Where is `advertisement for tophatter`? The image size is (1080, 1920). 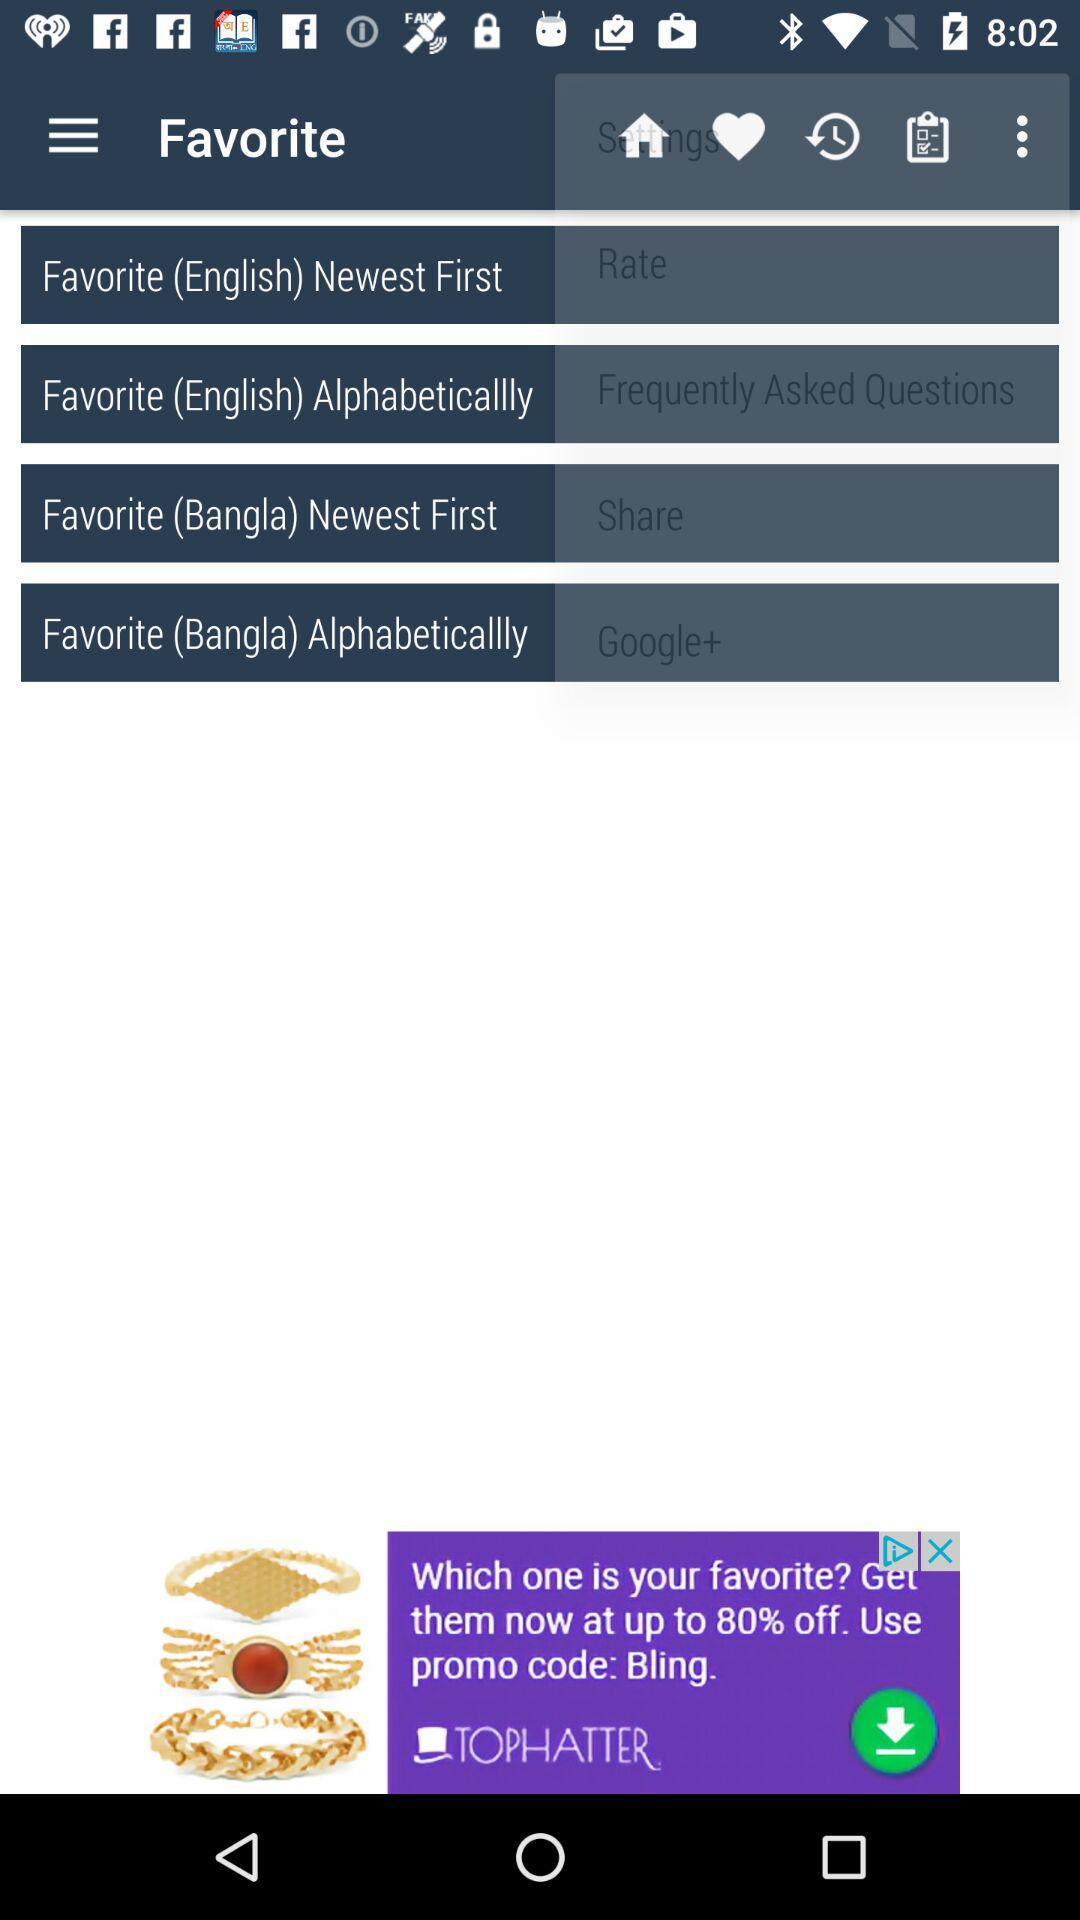 advertisement for tophatter is located at coordinates (540, 1662).